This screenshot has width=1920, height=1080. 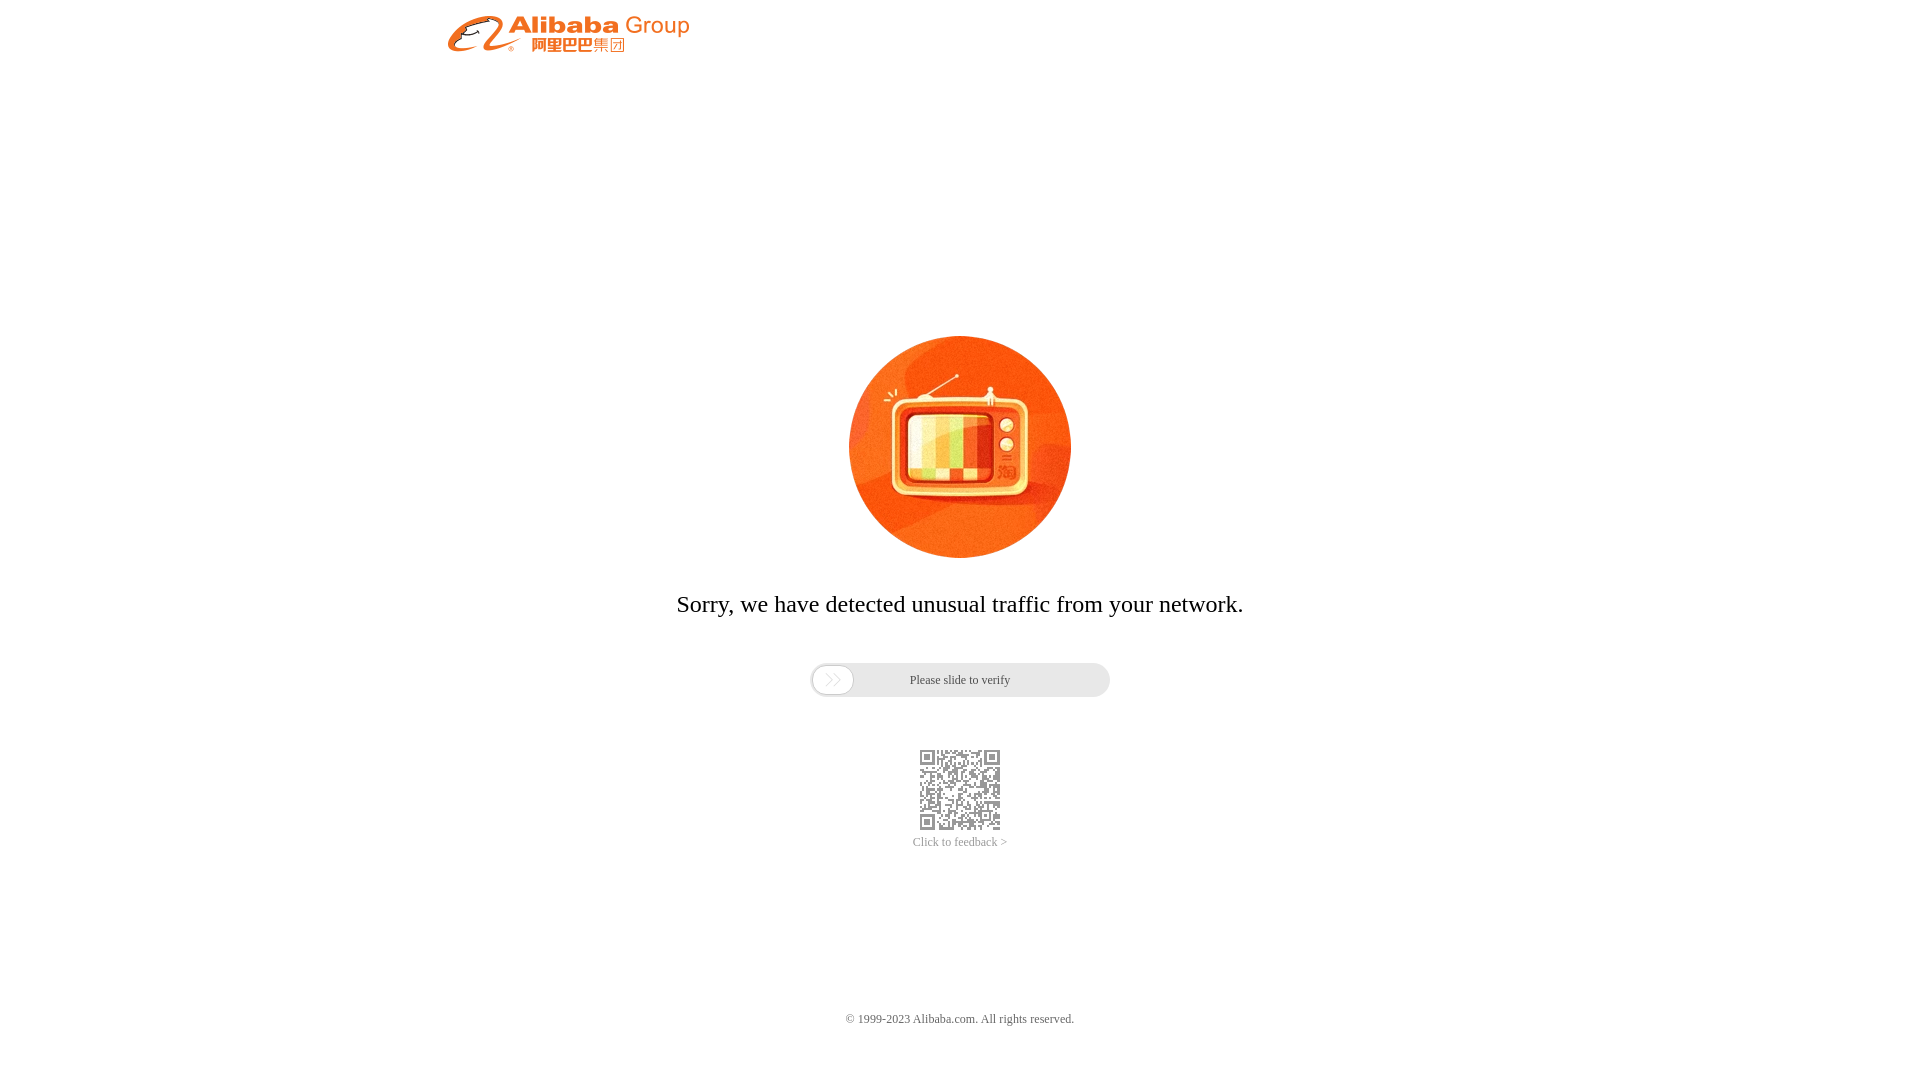 What do you see at coordinates (960, 842) in the screenshot?
I see `'Click to feedback >'` at bounding box center [960, 842].